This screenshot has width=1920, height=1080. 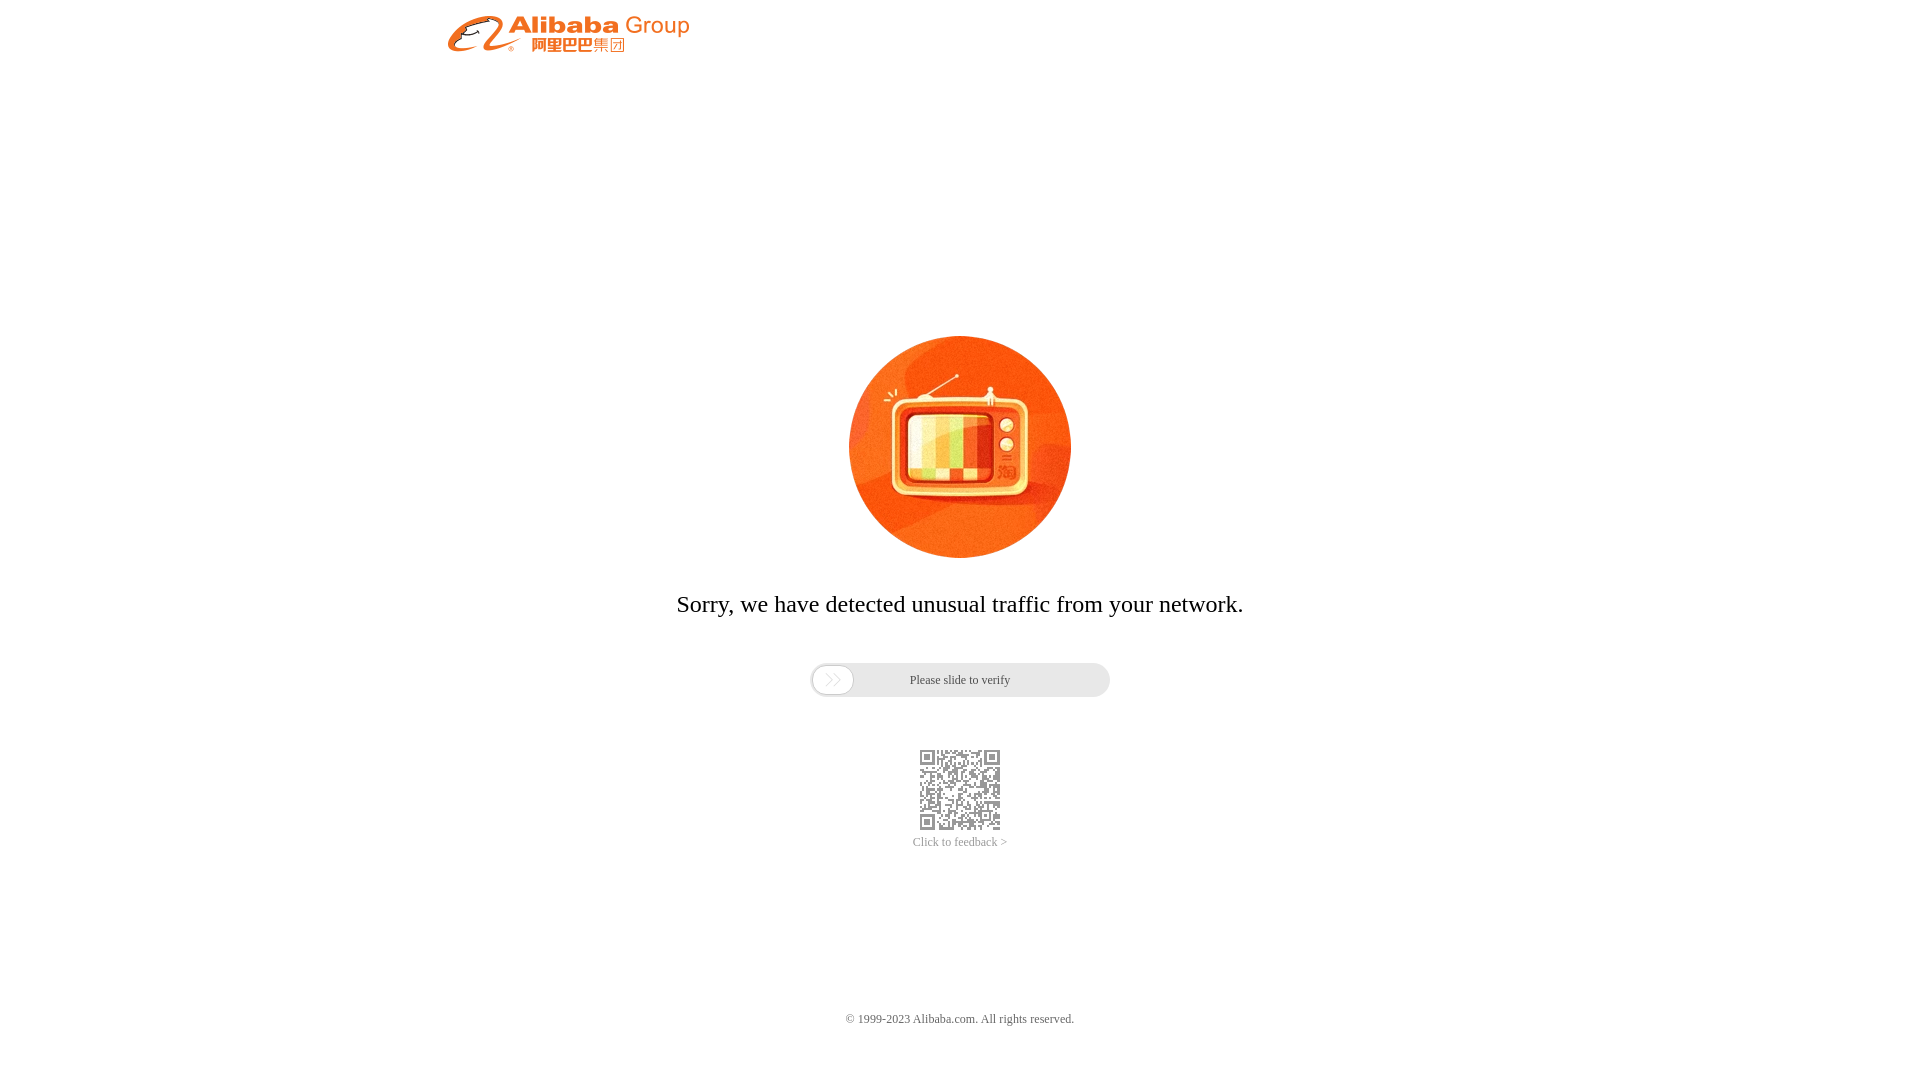 What do you see at coordinates (960, 842) in the screenshot?
I see `'Click to feedback >'` at bounding box center [960, 842].